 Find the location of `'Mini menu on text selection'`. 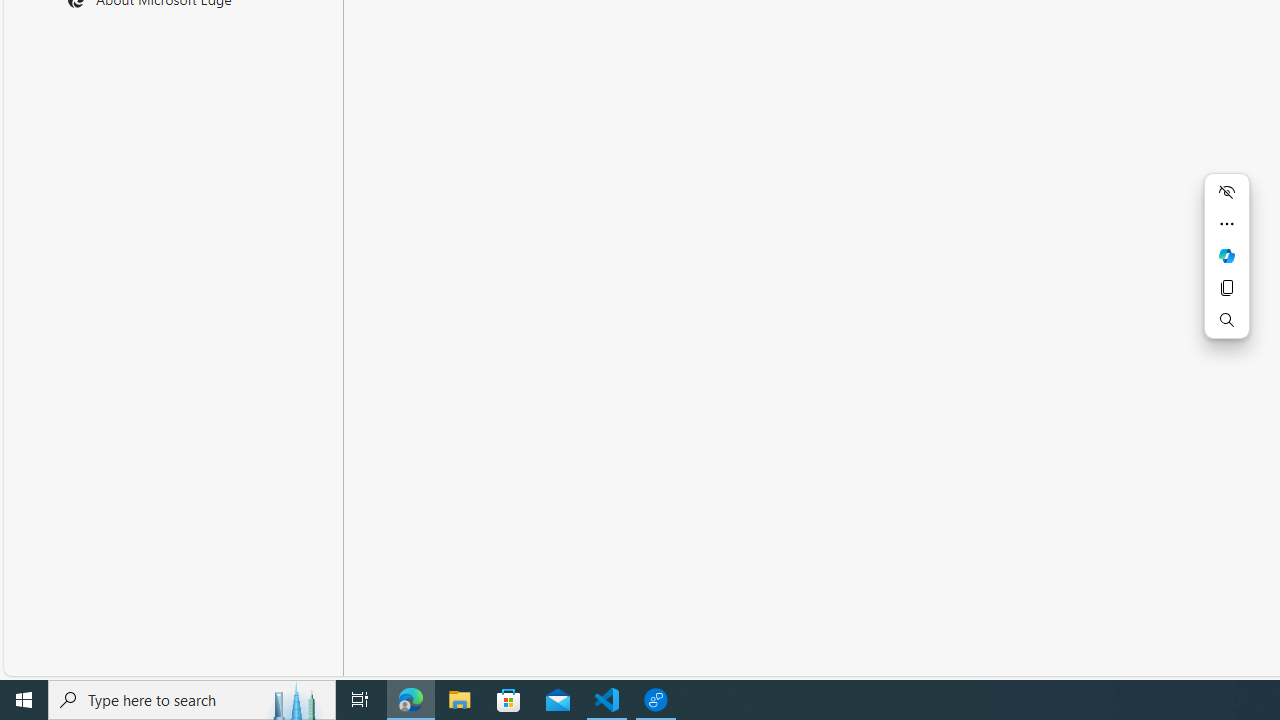

'Mini menu on text selection' is located at coordinates (1225, 254).